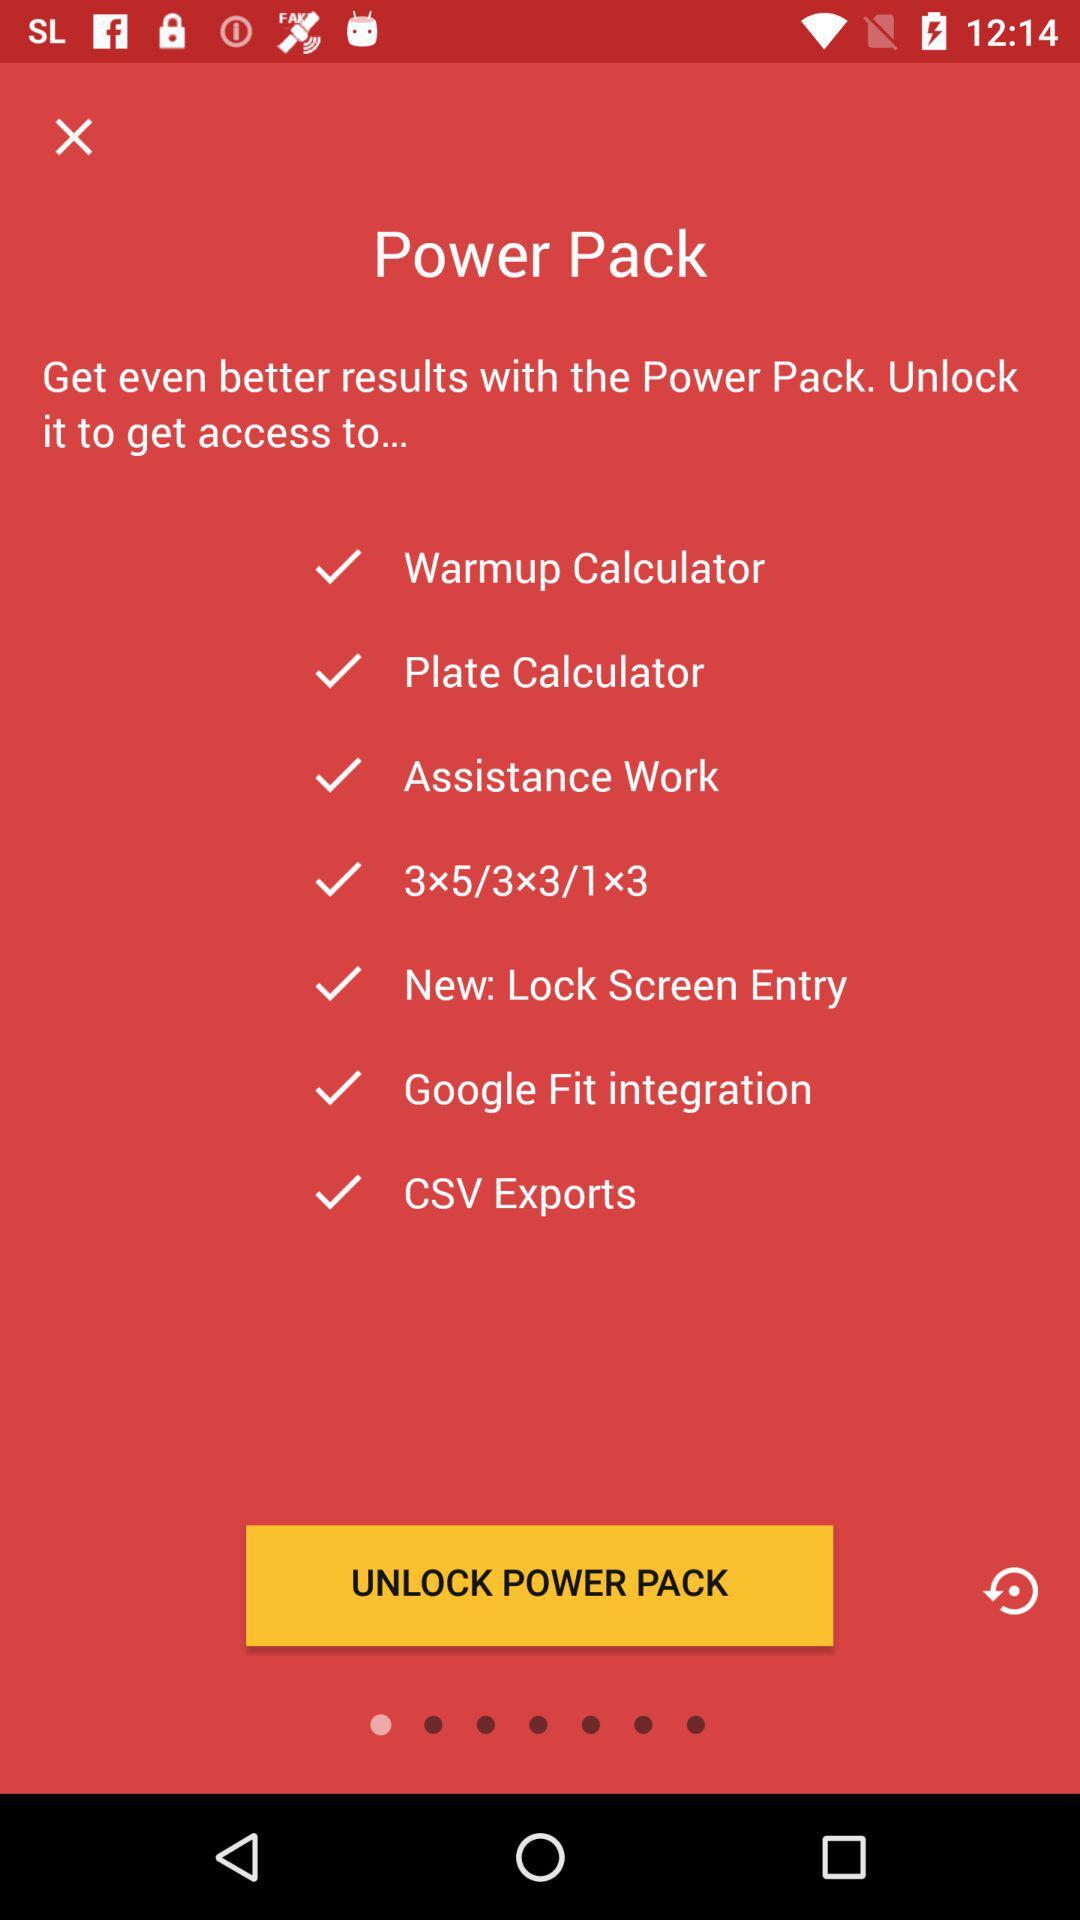 The height and width of the screenshot is (1920, 1080). I want to click on tap, so click(72, 135).